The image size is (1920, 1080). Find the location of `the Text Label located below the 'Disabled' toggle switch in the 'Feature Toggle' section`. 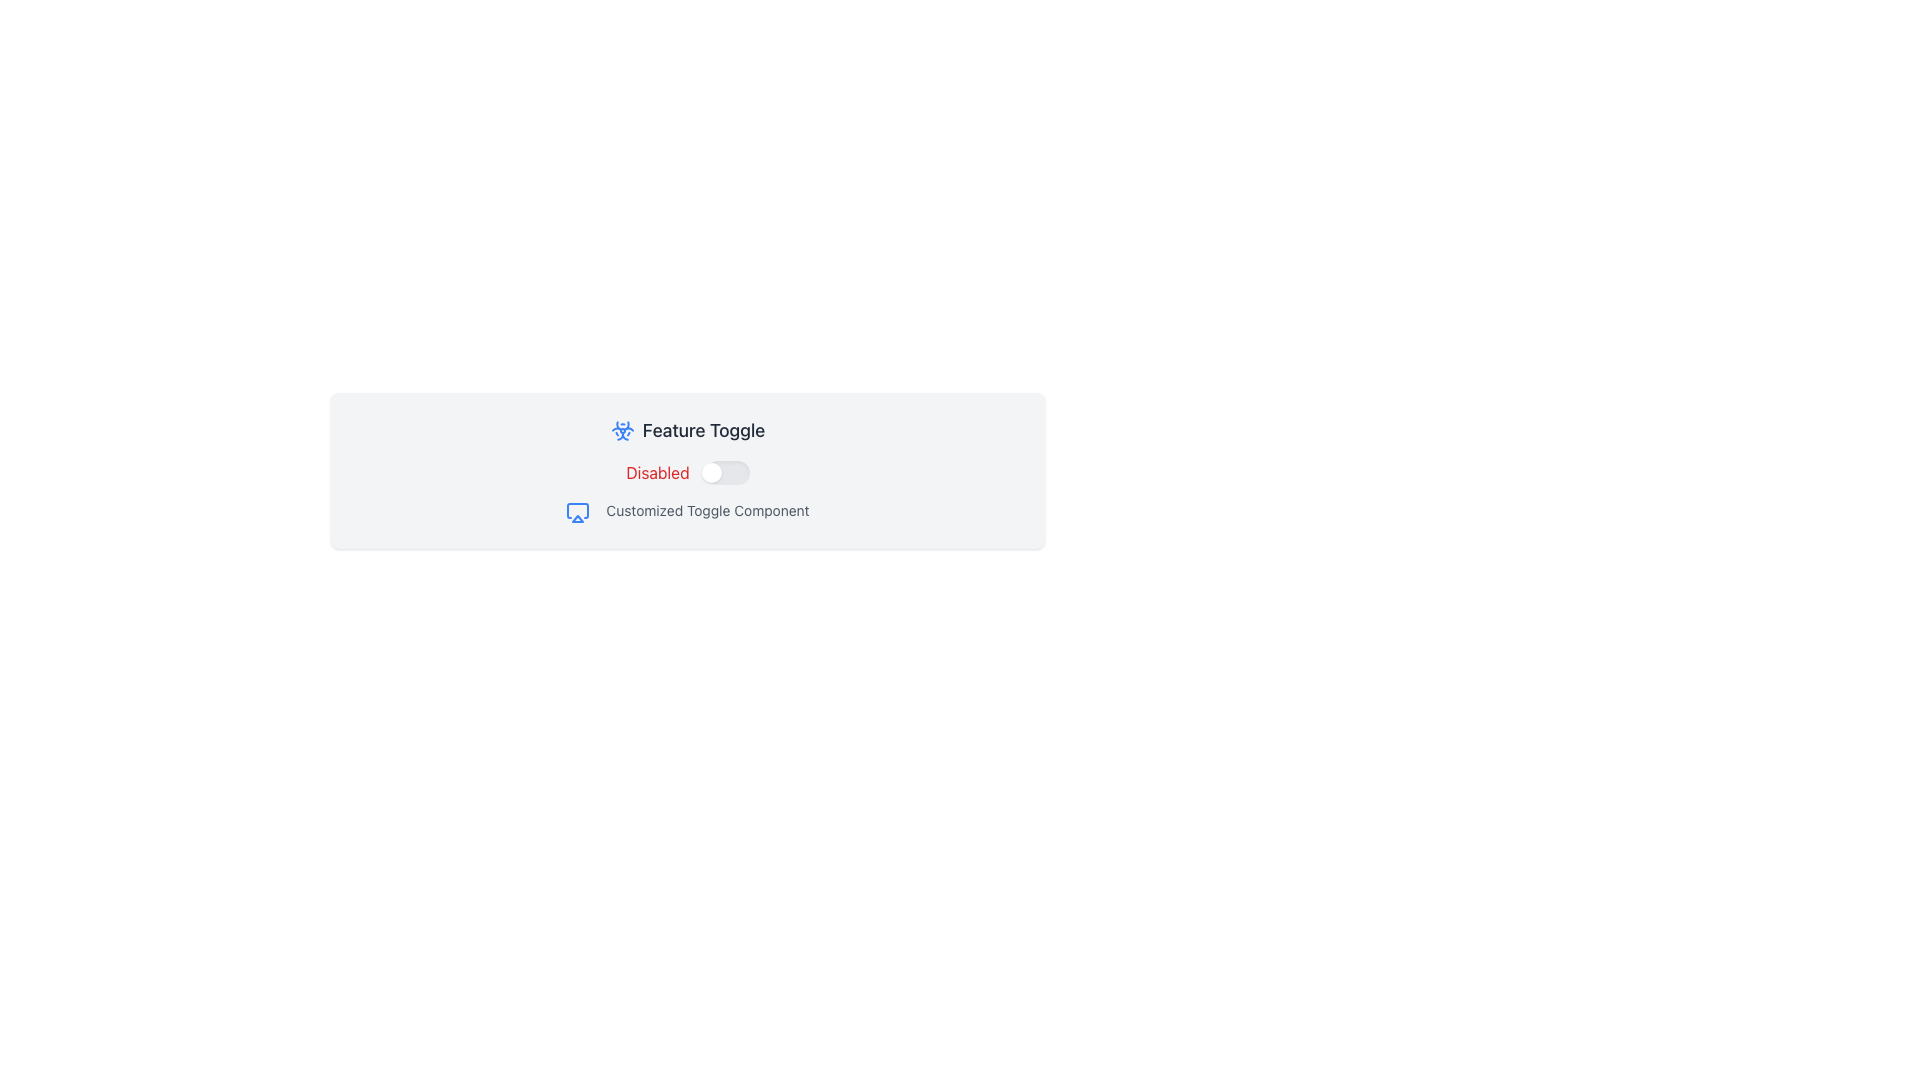

the Text Label located below the 'Disabled' toggle switch in the 'Feature Toggle' section is located at coordinates (687, 512).